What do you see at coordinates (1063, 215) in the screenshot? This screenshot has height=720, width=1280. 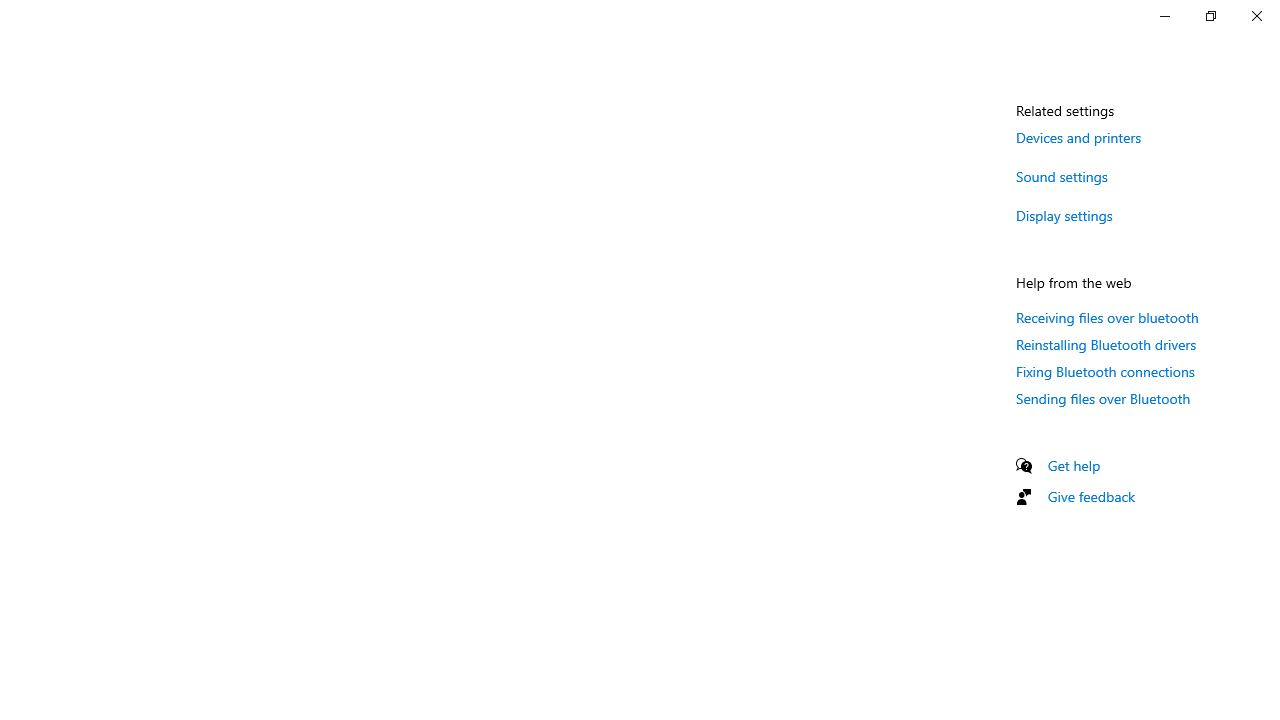 I see `'Display settings'` at bounding box center [1063, 215].